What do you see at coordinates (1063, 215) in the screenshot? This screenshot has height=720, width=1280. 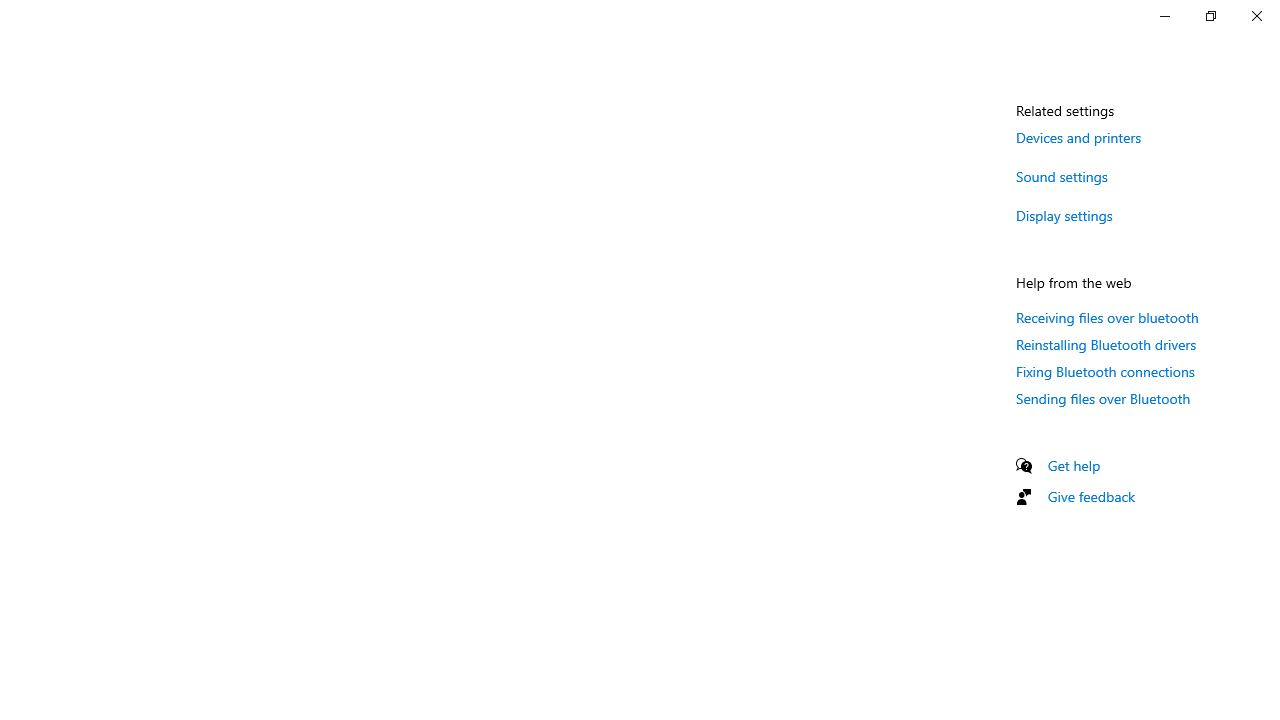 I see `'Display settings'` at bounding box center [1063, 215].